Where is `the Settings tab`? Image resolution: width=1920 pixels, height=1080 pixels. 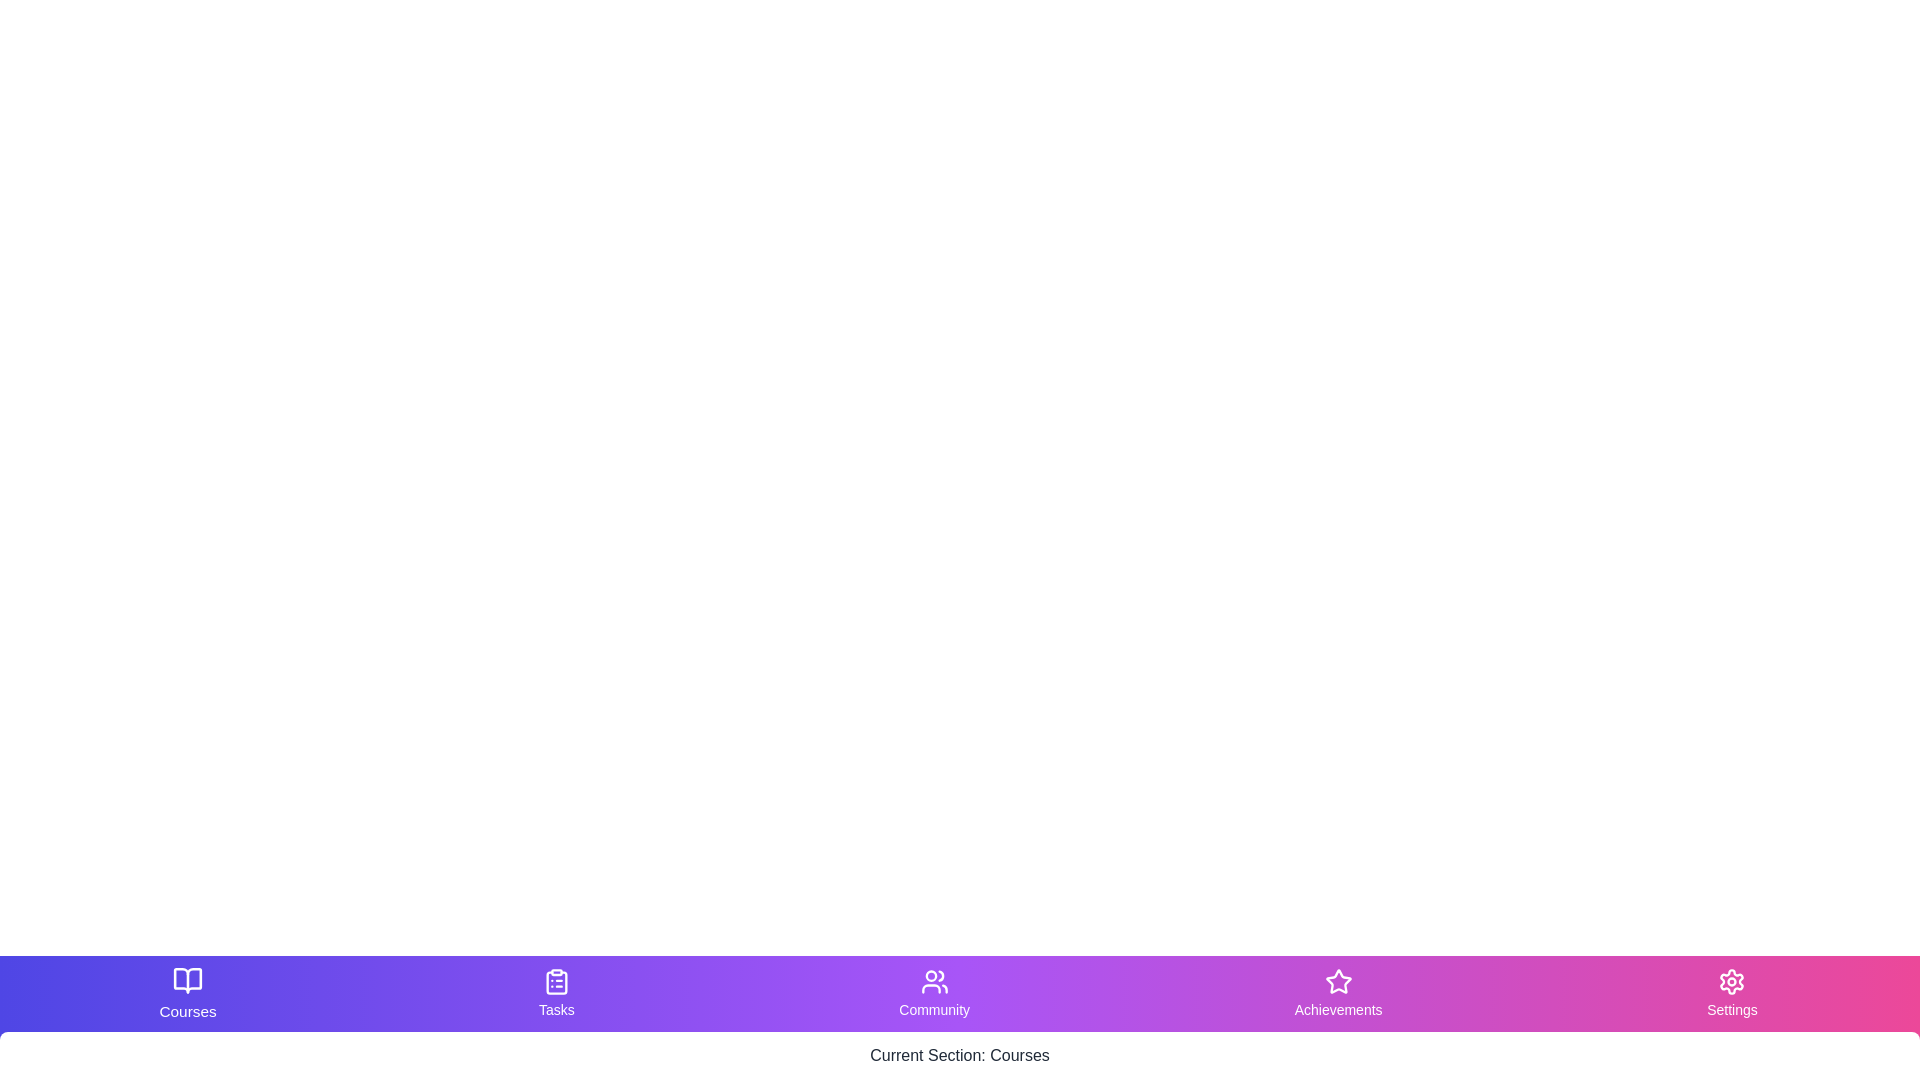
the Settings tab is located at coordinates (1731, 994).